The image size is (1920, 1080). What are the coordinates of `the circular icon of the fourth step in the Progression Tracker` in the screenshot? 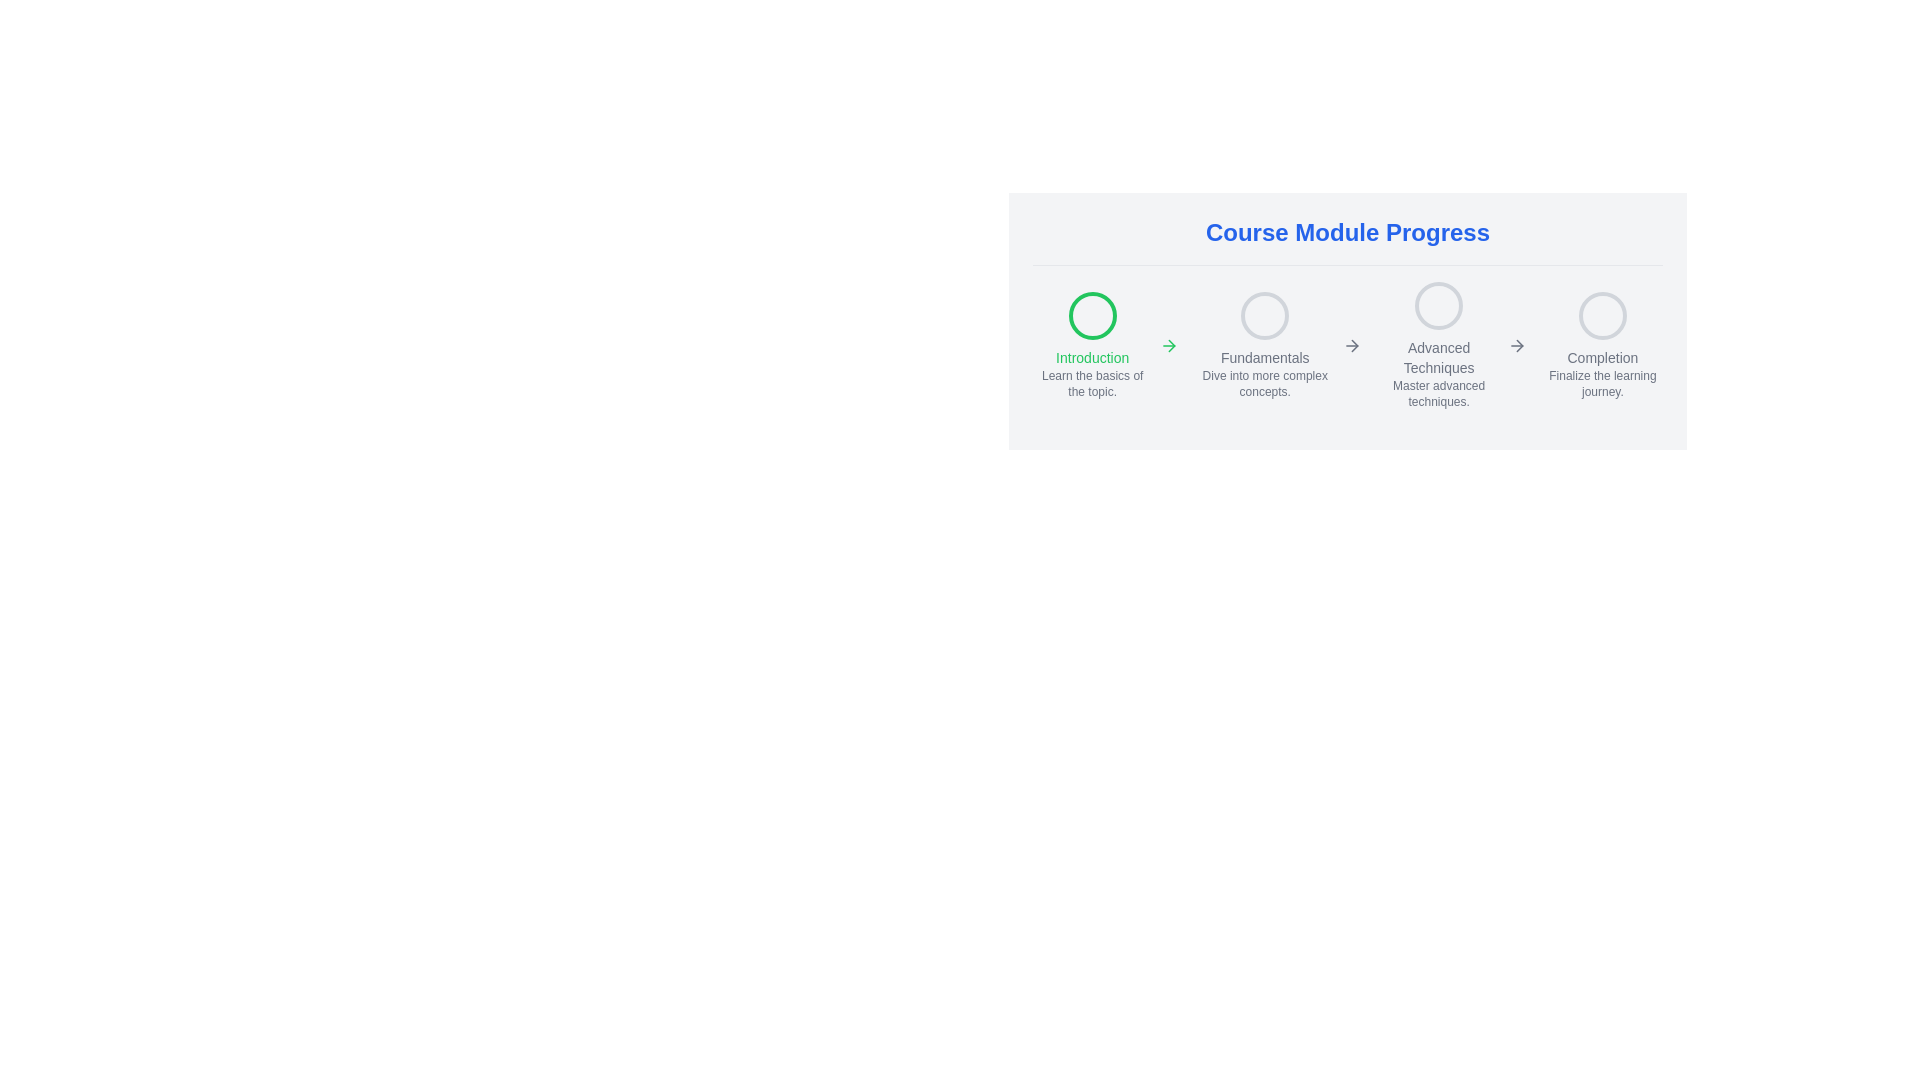 It's located at (1603, 345).